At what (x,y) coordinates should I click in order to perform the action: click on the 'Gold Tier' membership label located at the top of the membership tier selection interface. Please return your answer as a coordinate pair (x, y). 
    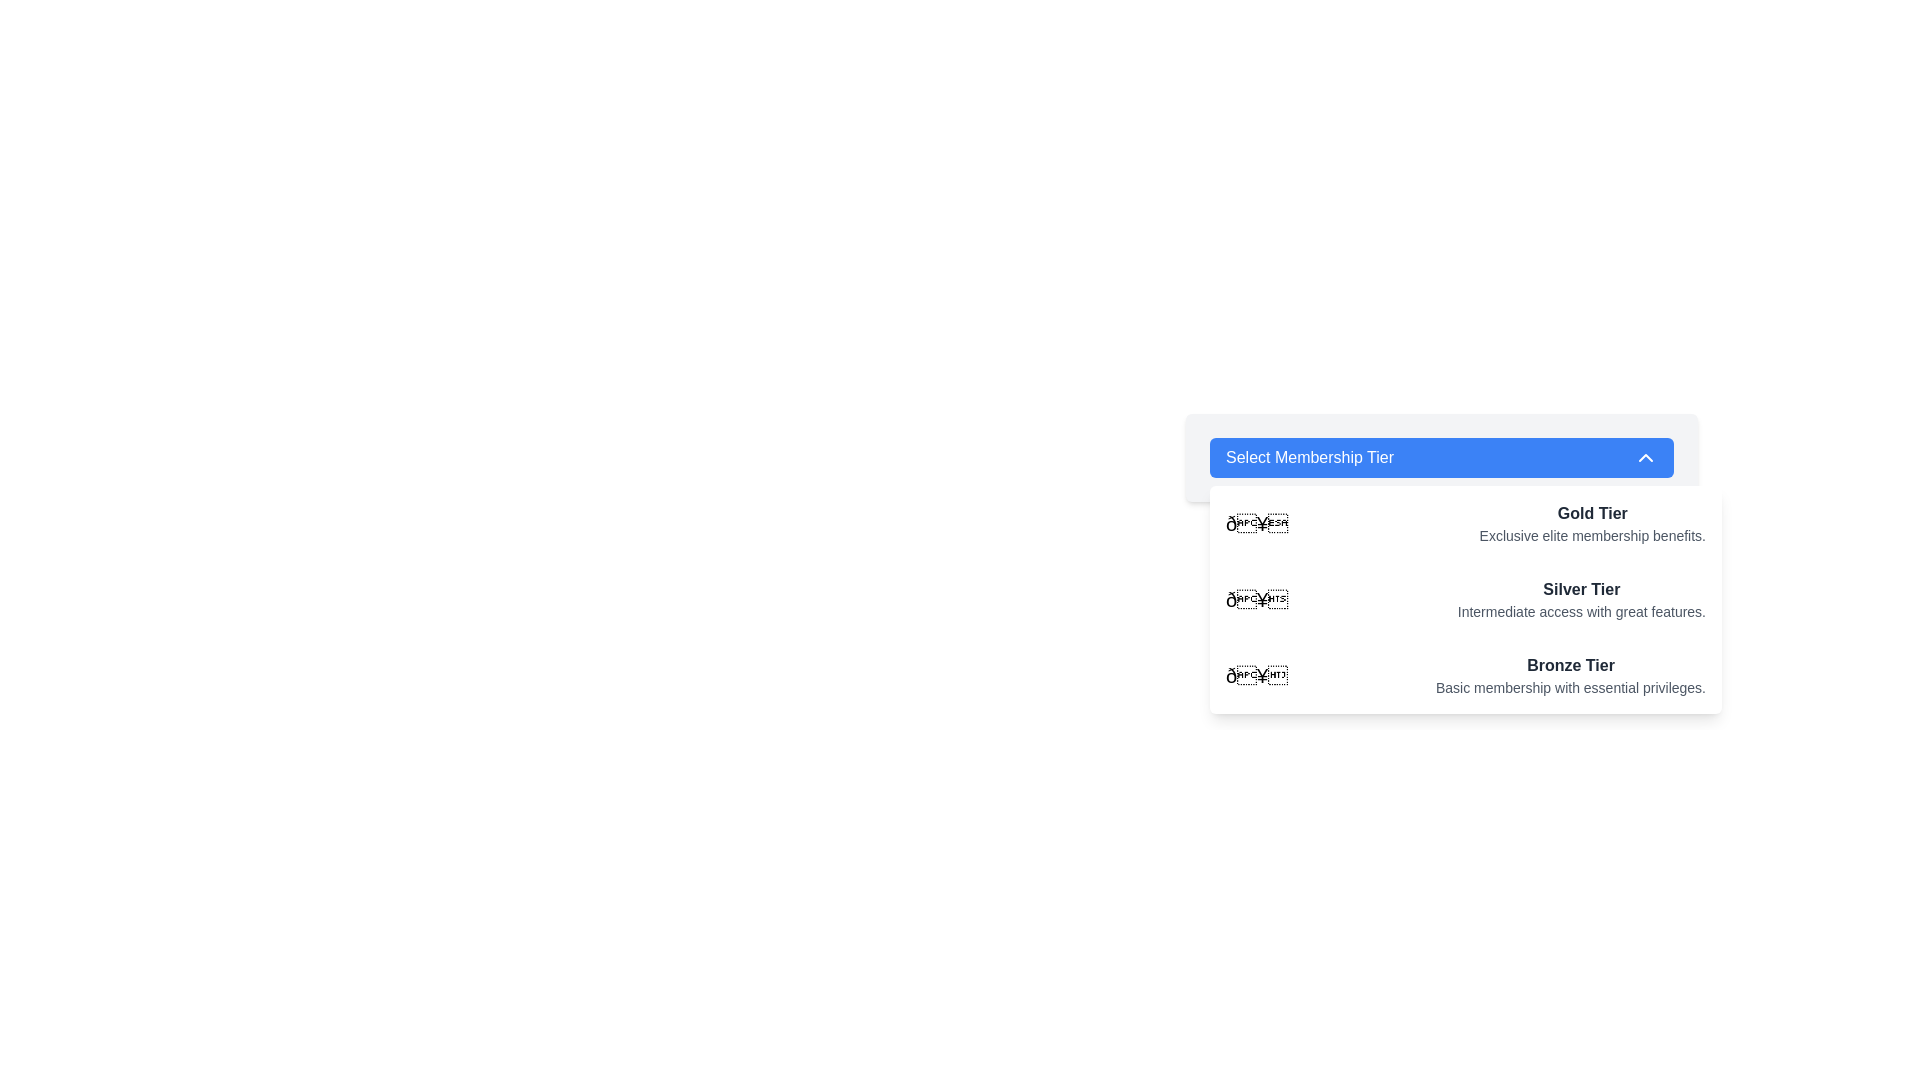
    Looking at the image, I should click on (1591, 512).